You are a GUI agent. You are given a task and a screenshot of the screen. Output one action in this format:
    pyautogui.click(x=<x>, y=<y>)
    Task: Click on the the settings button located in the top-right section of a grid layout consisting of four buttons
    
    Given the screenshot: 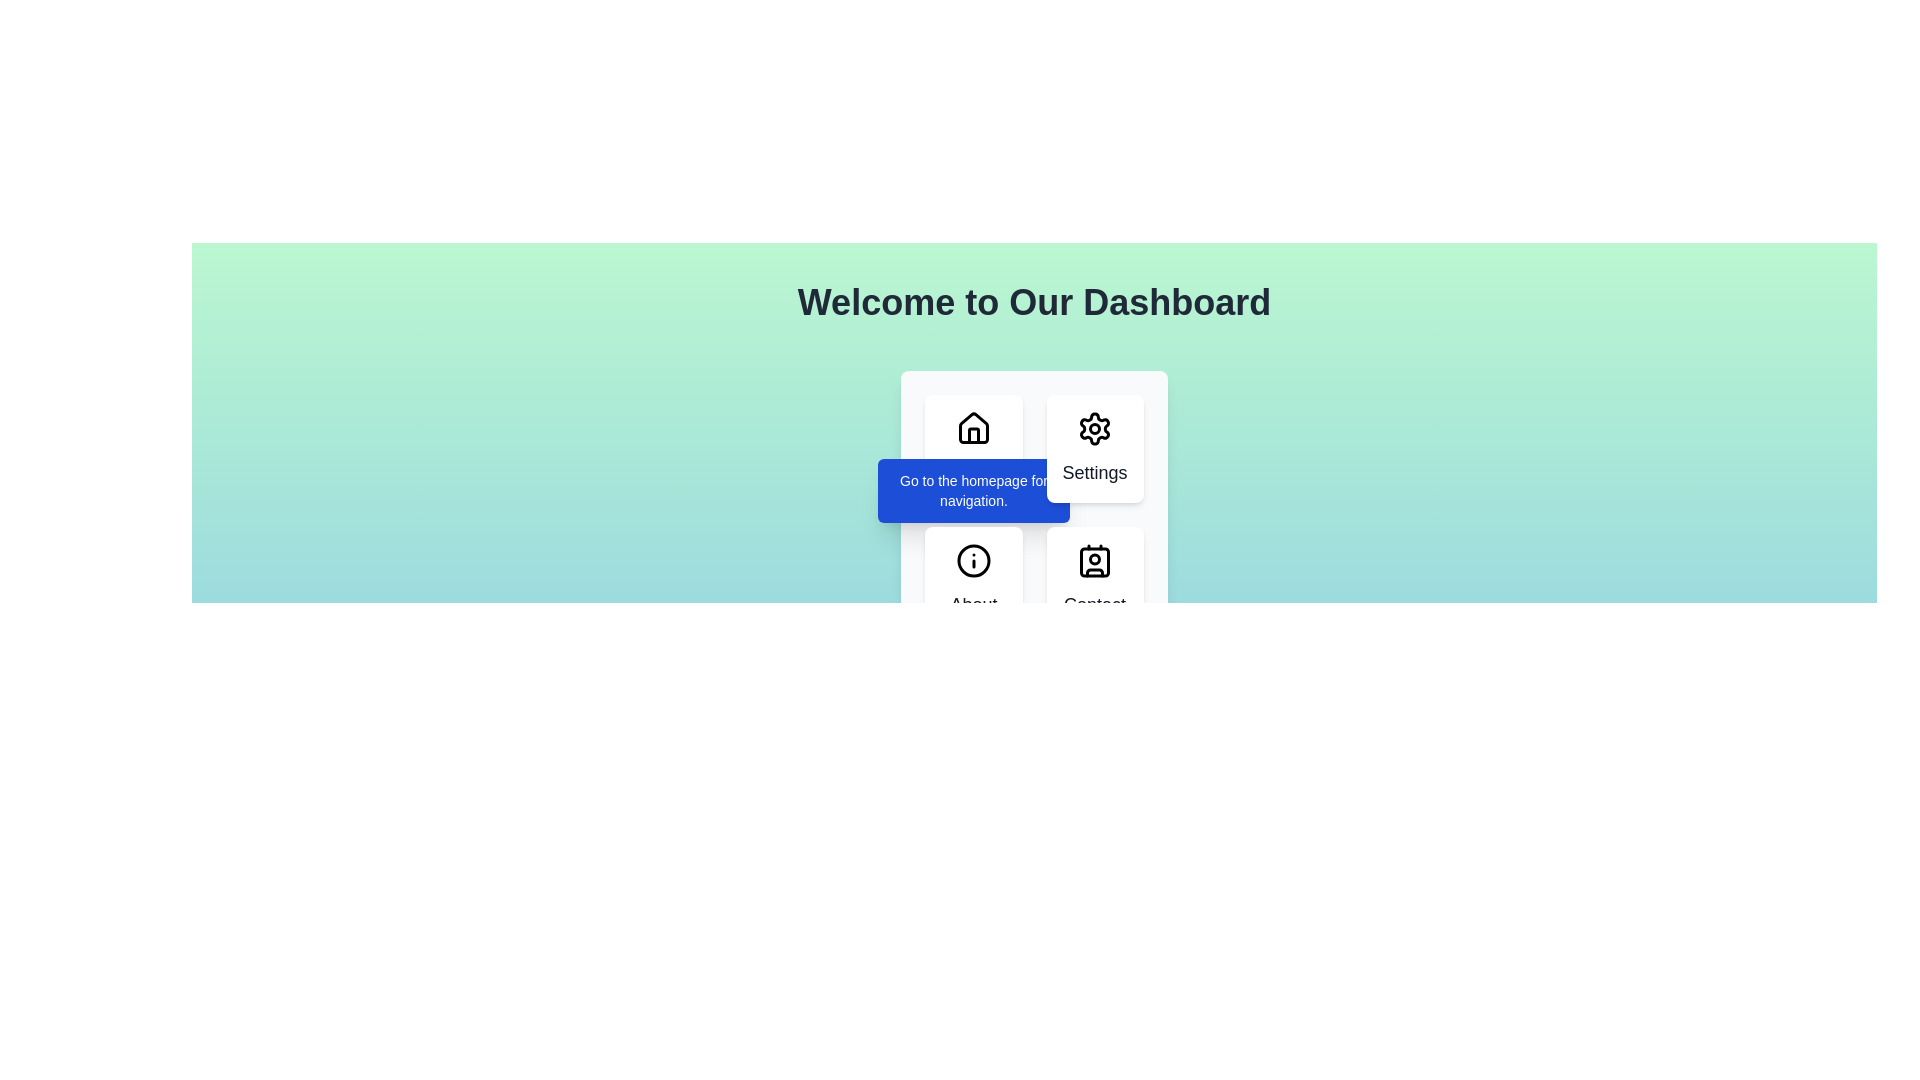 What is the action you would take?
    pyautogui.click(x=1093, y=447)
    